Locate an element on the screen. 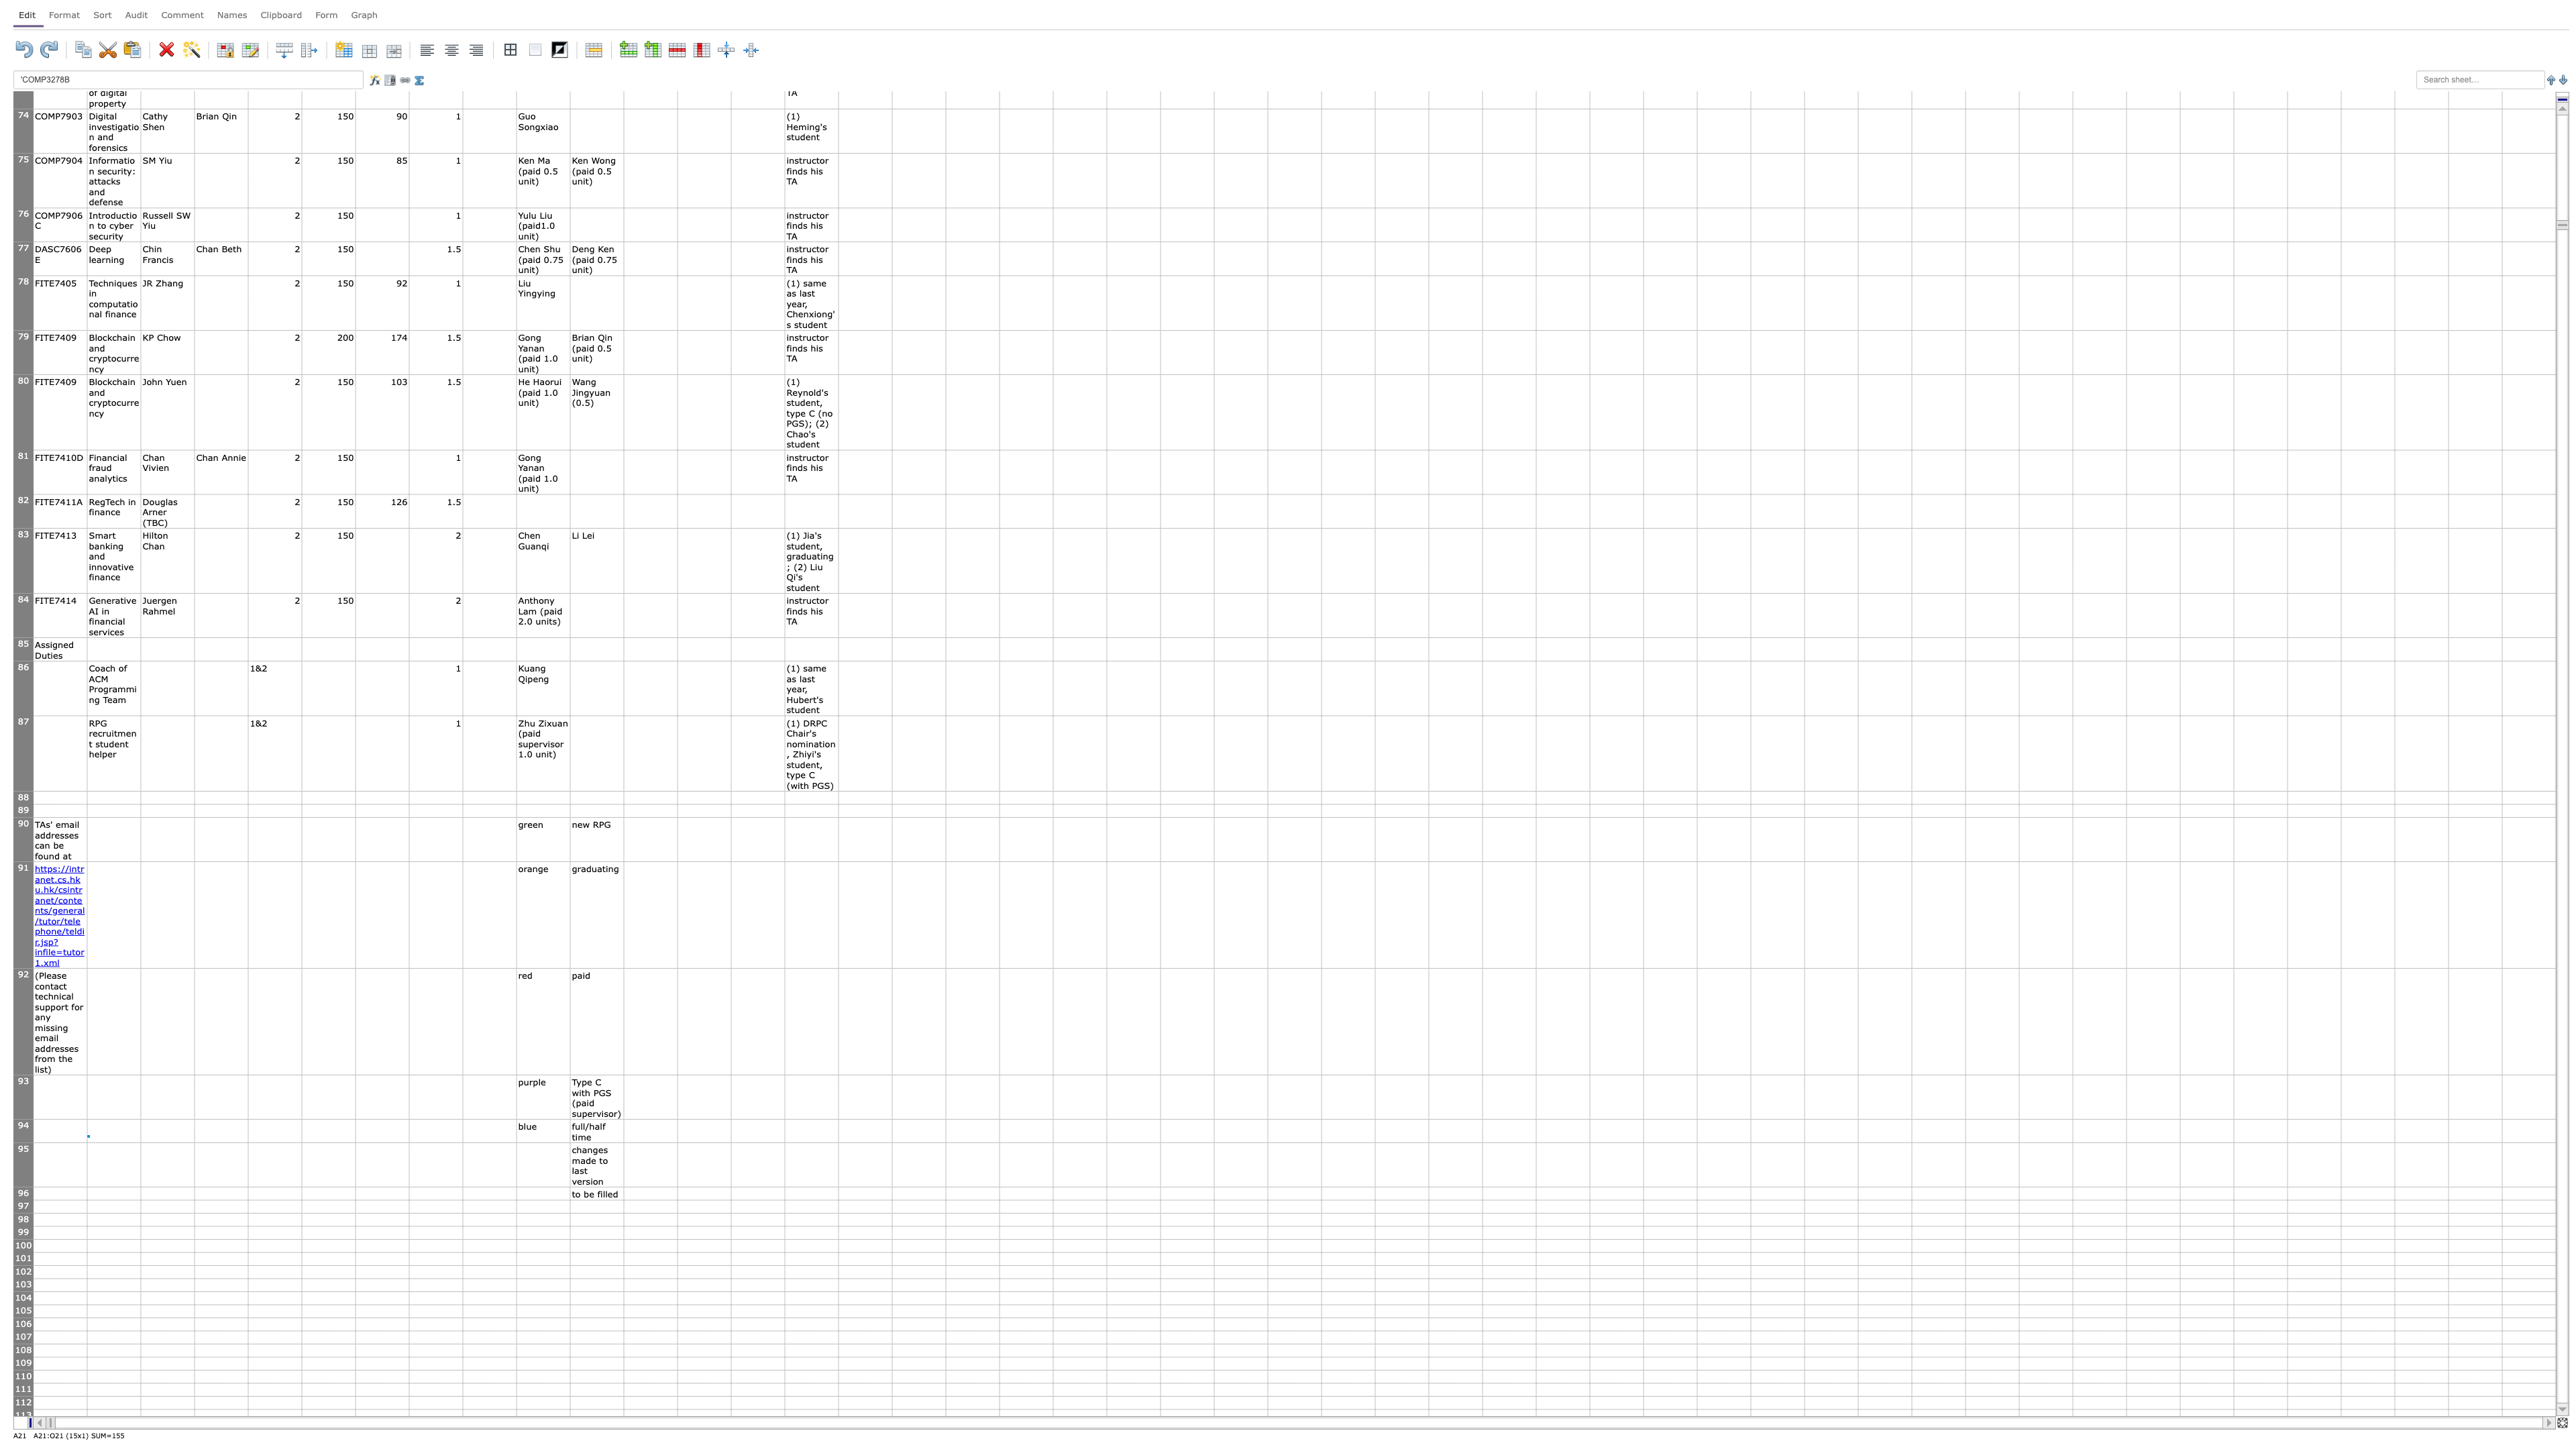 The image size is (2576, 1449). row 95's resize area is located at coordinates (23, 1186).